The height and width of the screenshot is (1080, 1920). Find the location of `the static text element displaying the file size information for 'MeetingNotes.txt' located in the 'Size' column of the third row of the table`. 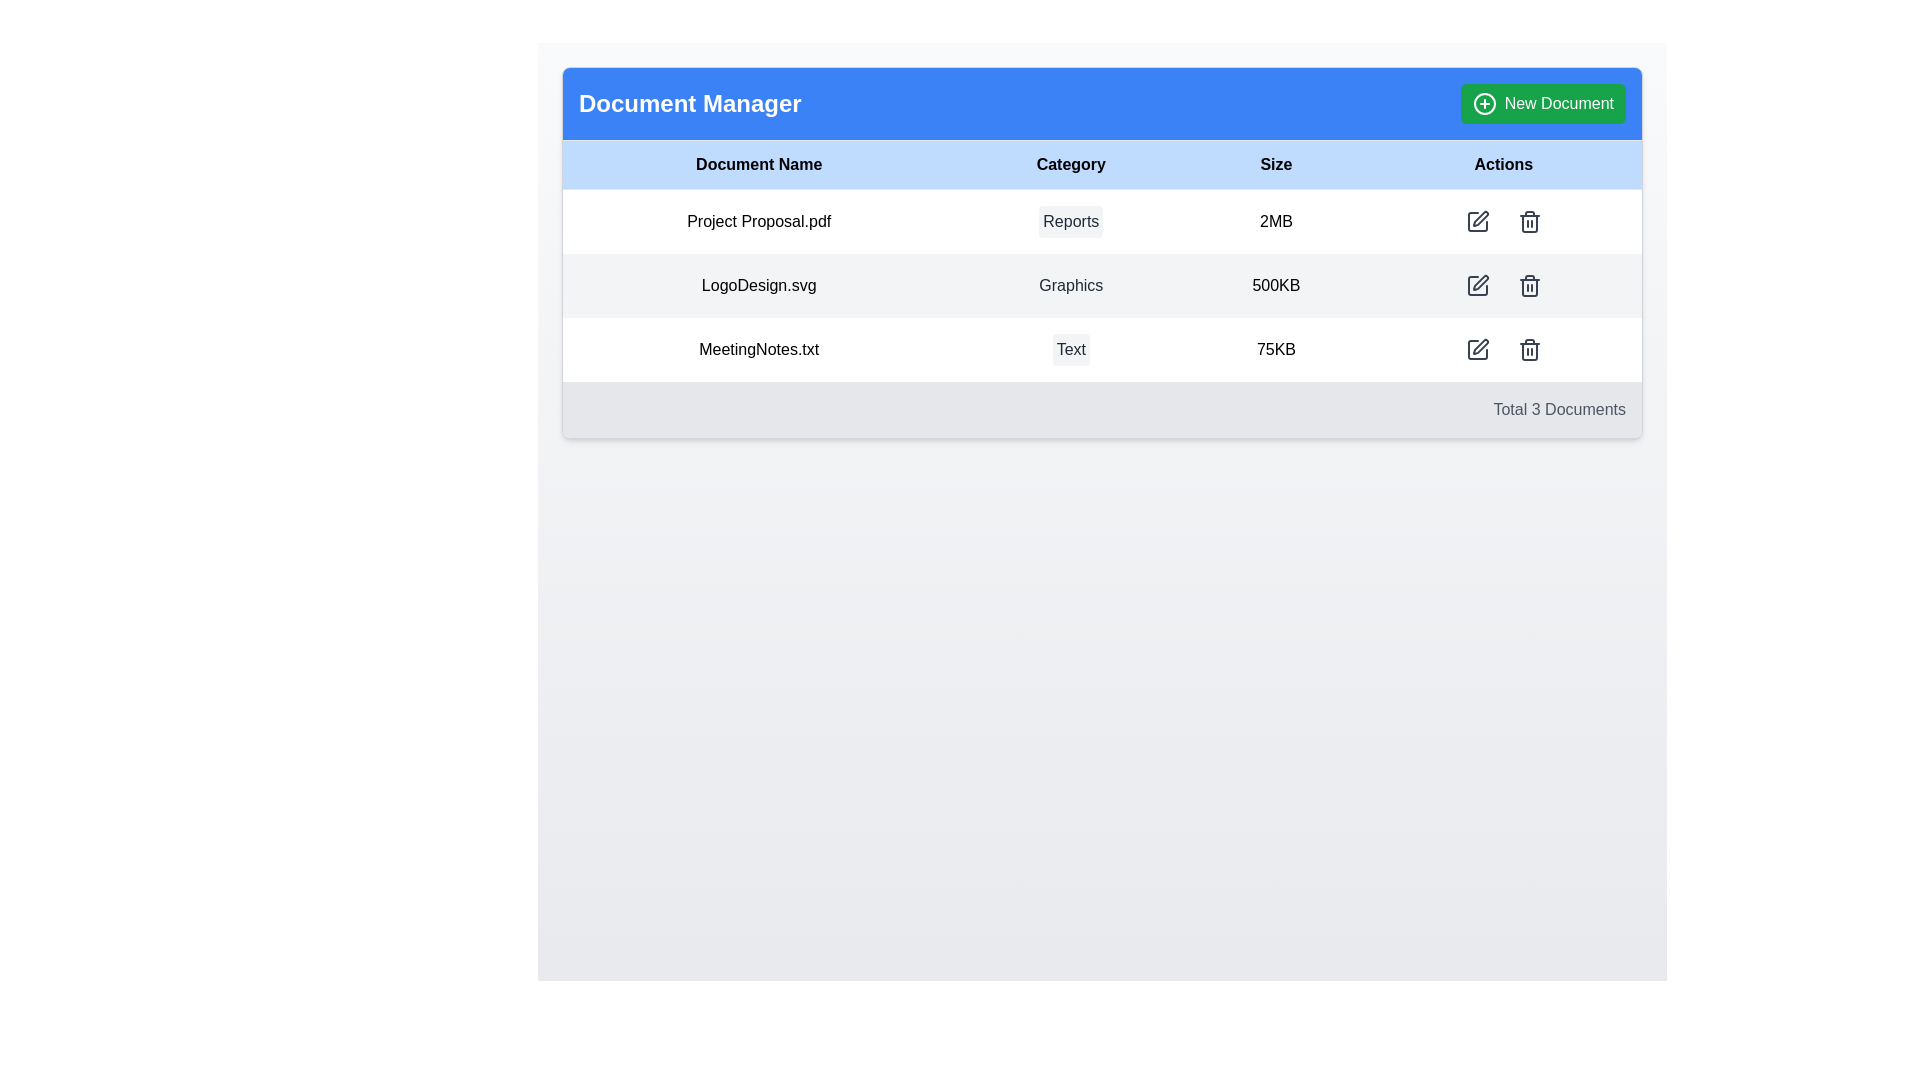

the static text element displaying the file size information for 'MeetingNotes.txt' located in the 'Size' column of the third row of the table is located at coordinates (1275, 349).